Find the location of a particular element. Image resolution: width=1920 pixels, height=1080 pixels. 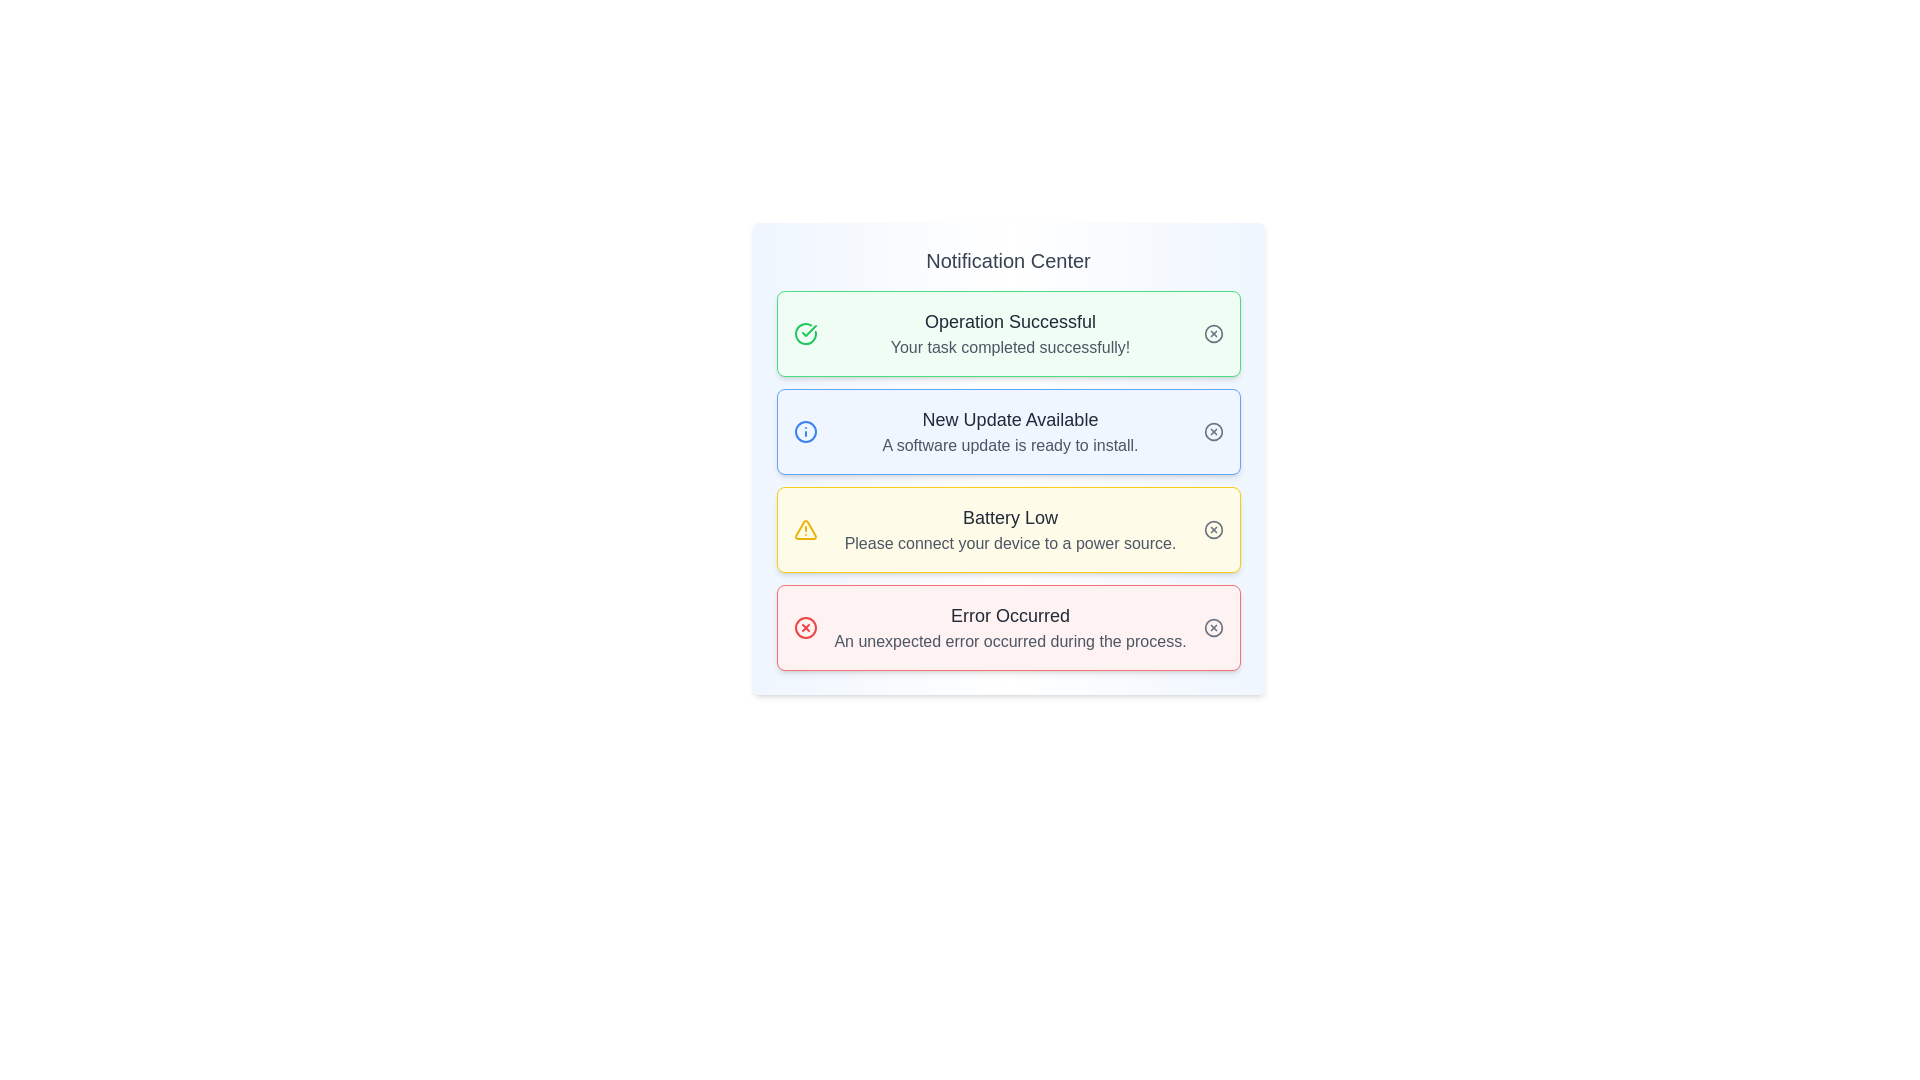

text content of the second notification in the notification card that indicates a software update is available for installation is located at coordinates (1010, 431).